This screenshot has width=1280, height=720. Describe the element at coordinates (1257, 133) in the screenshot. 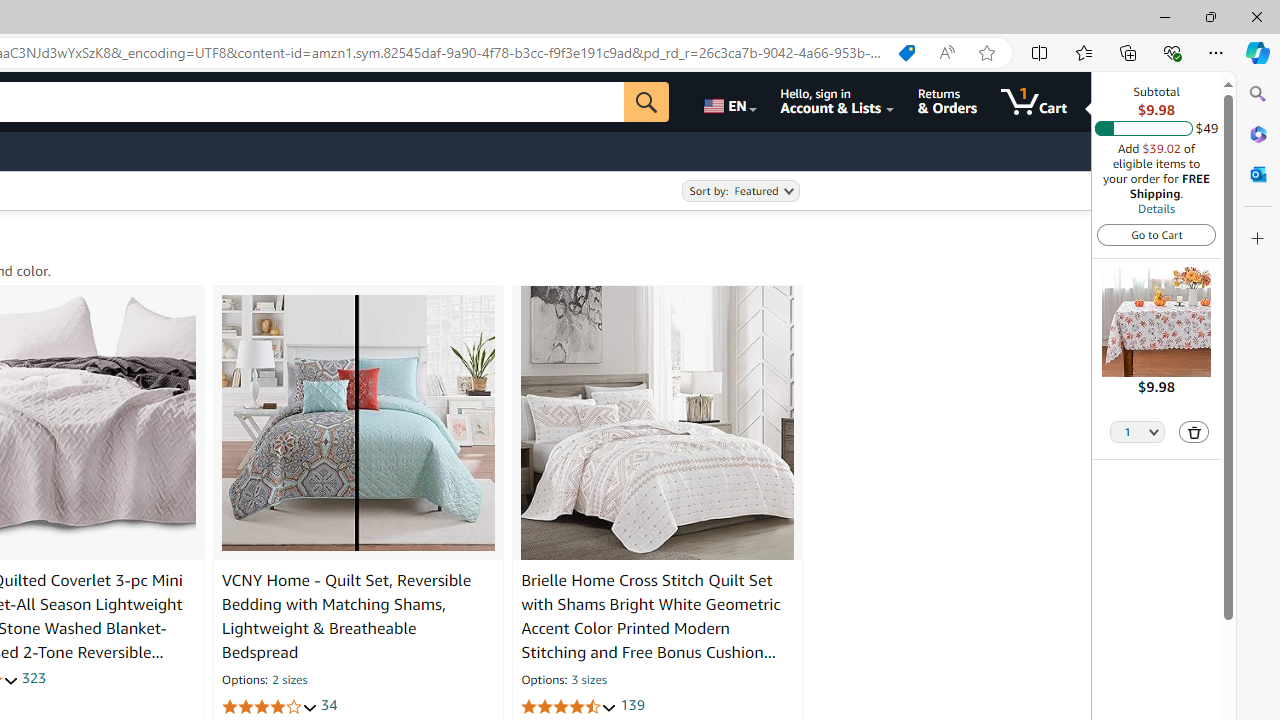

I see `'Microsoft 365'` at that location.